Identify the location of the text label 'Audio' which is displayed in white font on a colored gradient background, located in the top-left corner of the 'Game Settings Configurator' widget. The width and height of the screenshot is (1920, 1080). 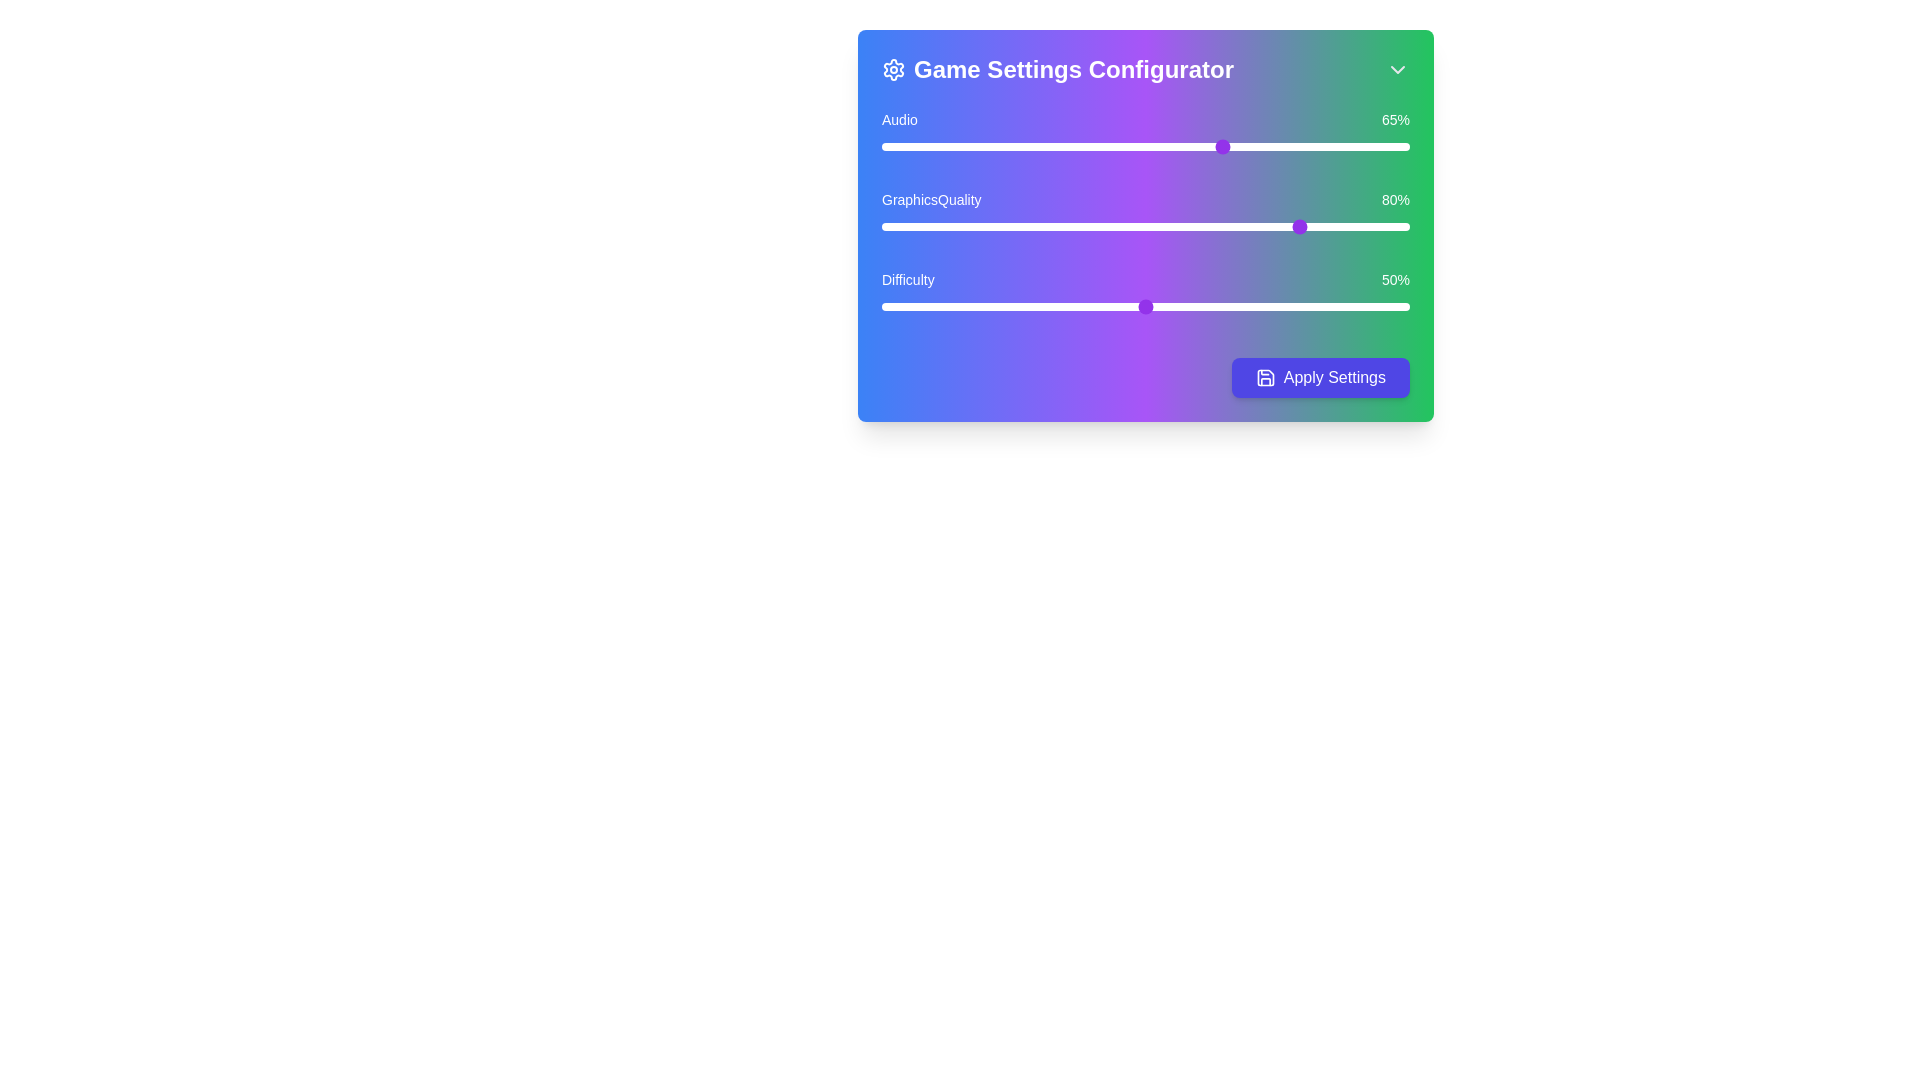
(898, 119).